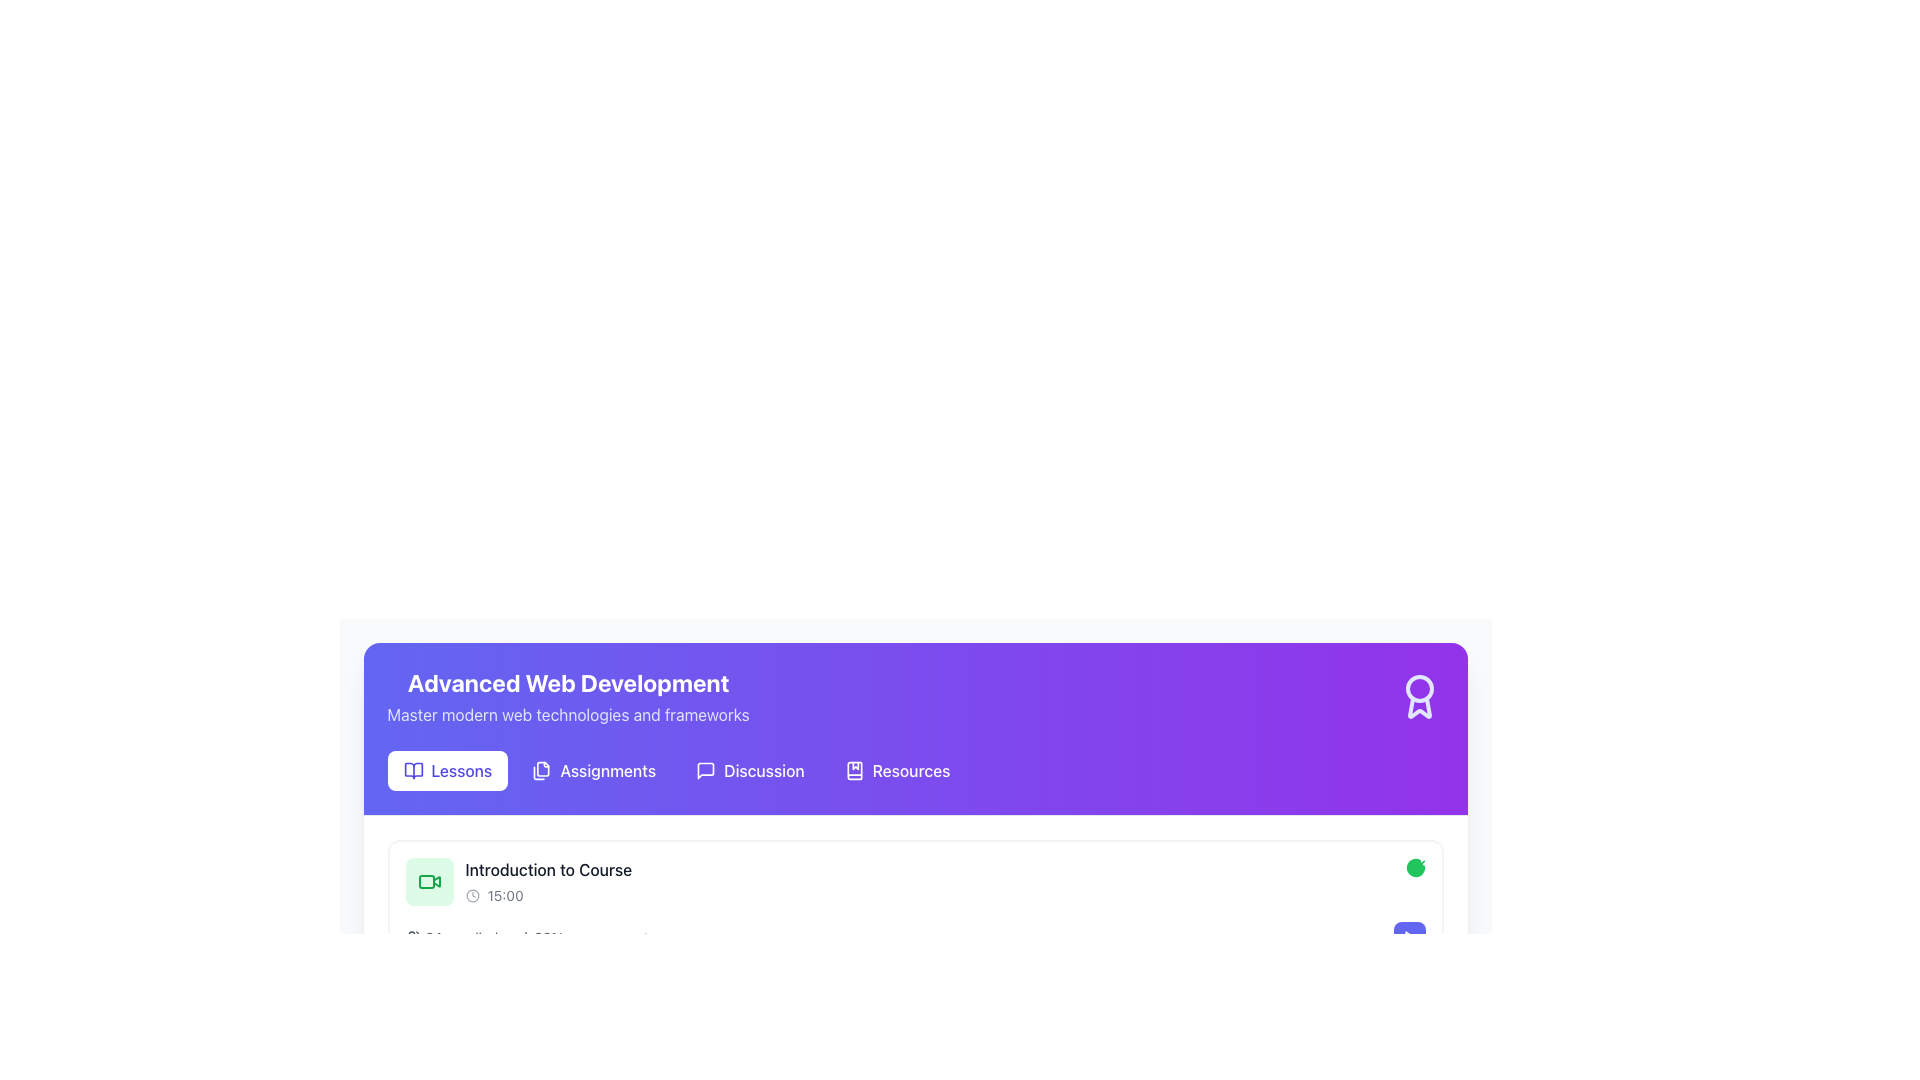 The height and width of the screenshot is (1080, 1920). Describe the element at coordinates (749, 770) in the screenshot. I see `the 'Discussion' button, which is a prominent button with a white font on a purple background, located between the 'Assignments' and 'Resources' buttons` at that location.